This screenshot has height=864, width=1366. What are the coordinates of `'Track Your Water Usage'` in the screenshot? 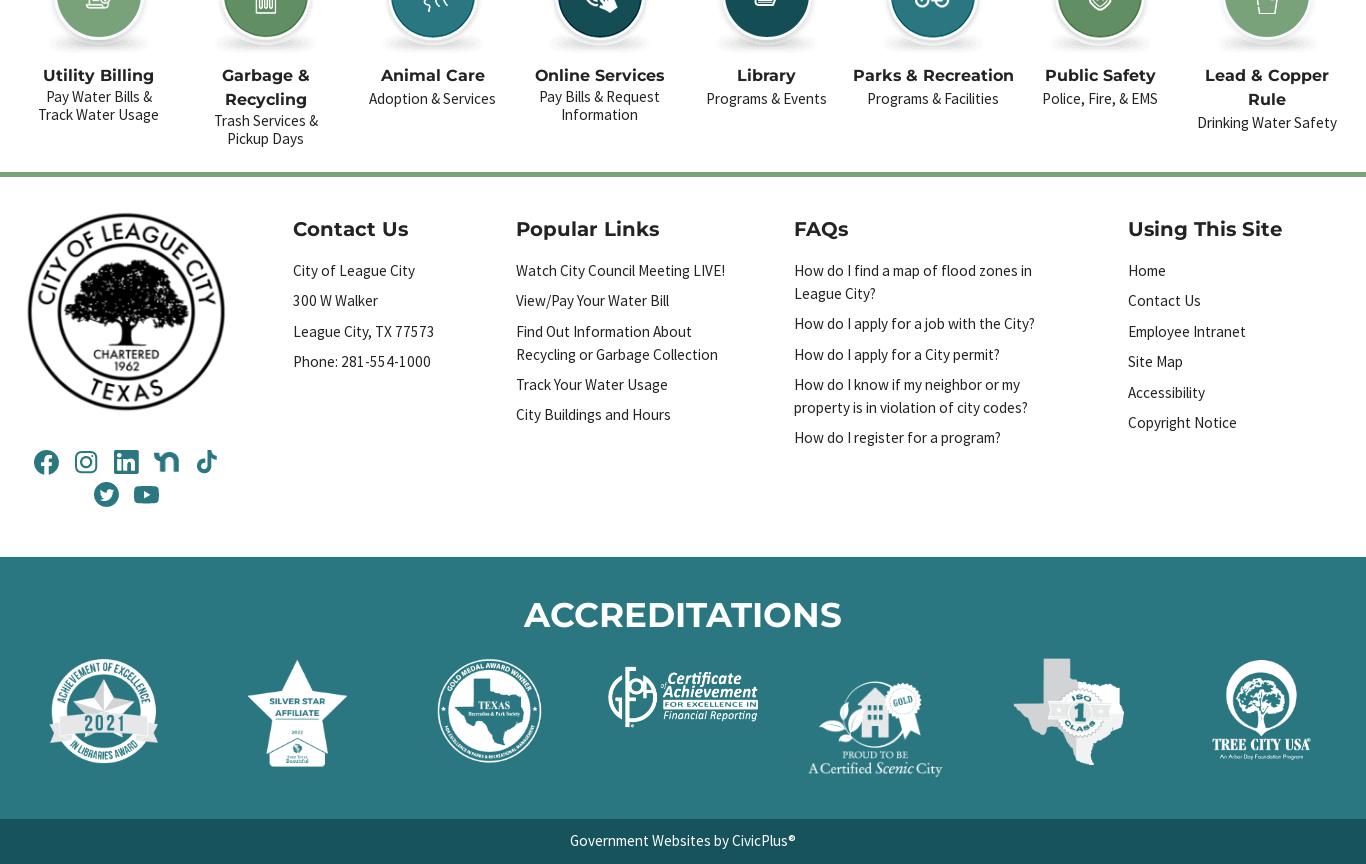 It's located at (591, 382).